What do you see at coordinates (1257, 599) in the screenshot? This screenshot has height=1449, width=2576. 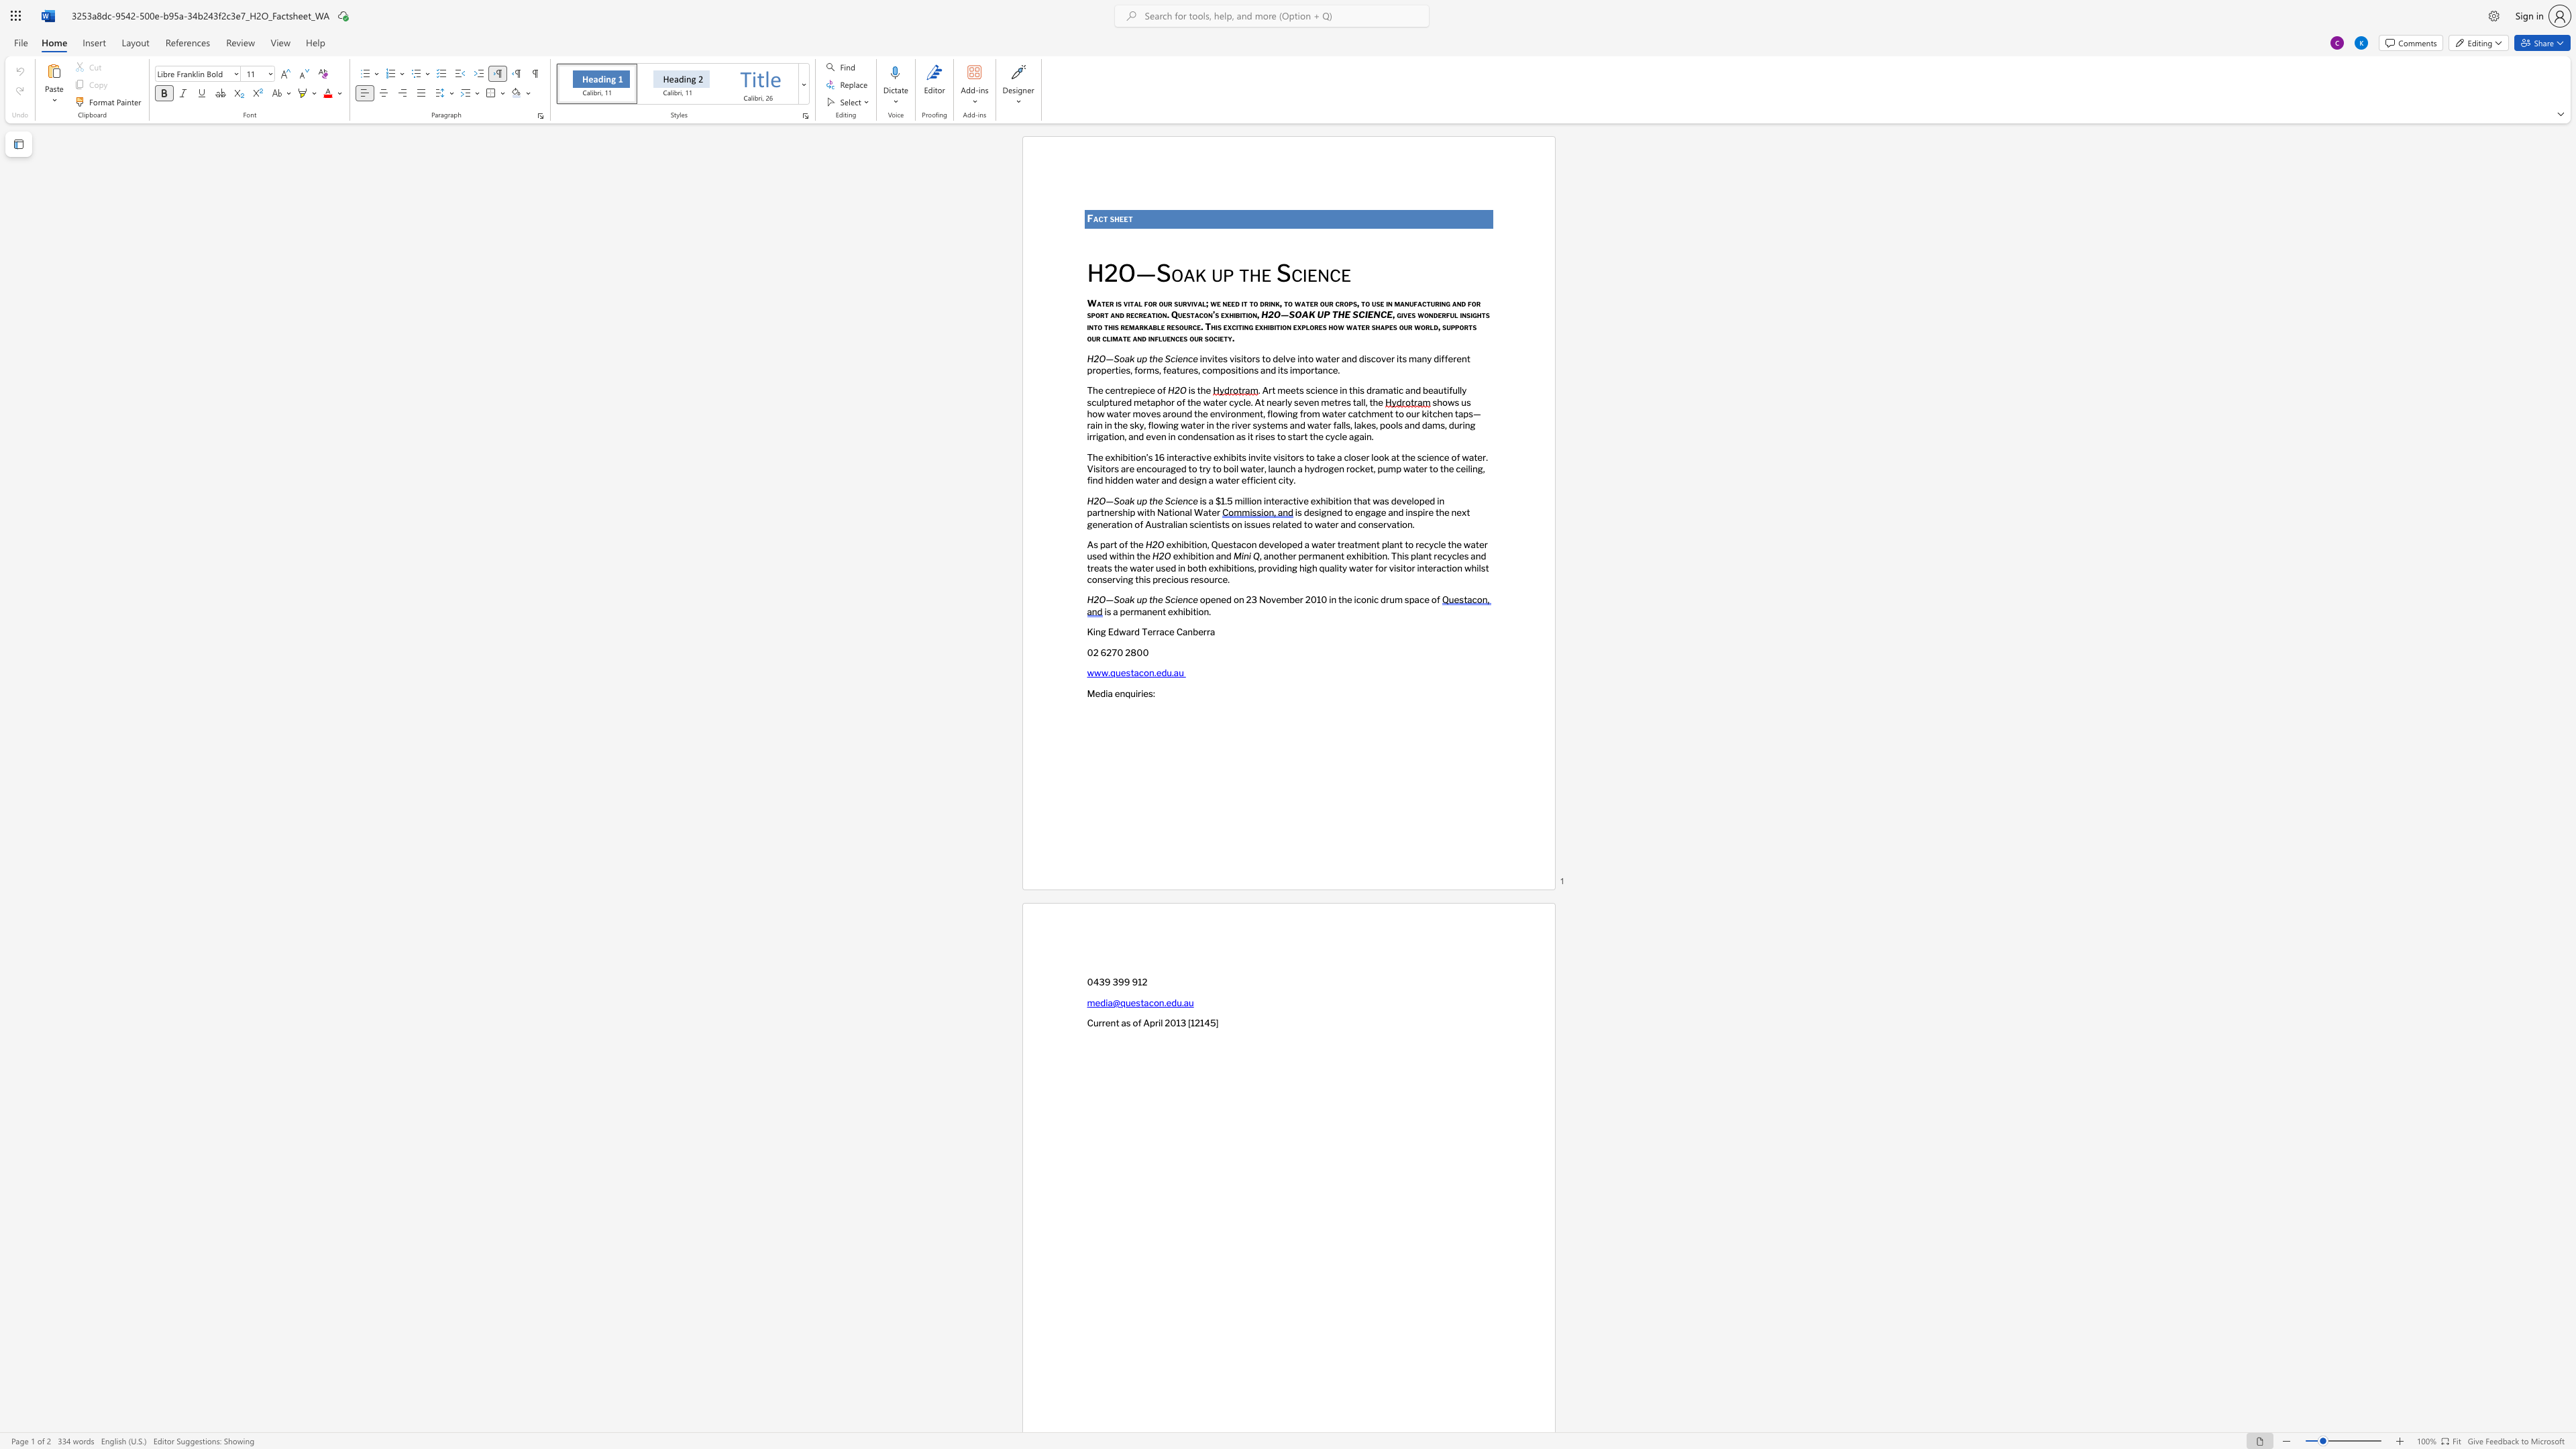 I see `the subset text "November 201" within the text "opened on 23 November 2010 in the iconic drum space of"` at bounding box center [1257, 599].